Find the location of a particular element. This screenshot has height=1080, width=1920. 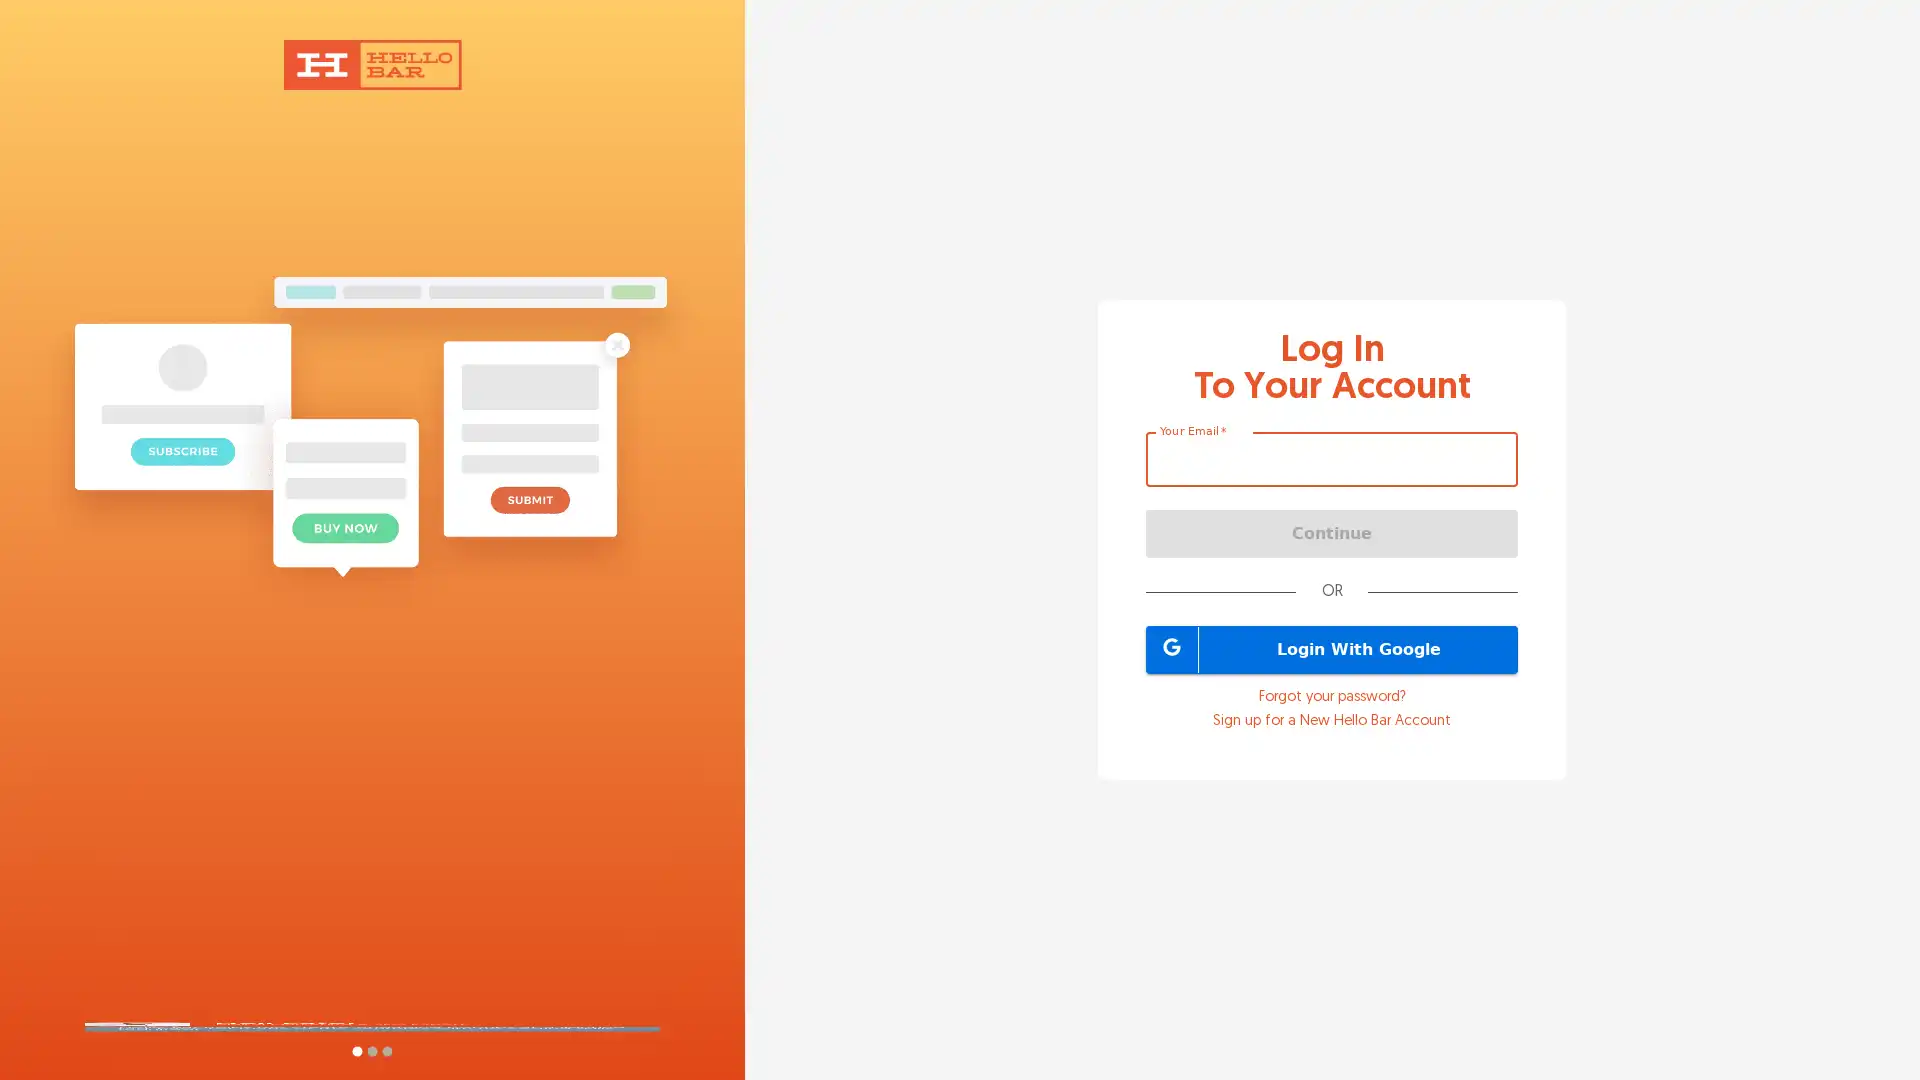

Continue is located at coordinates (1332, 531).